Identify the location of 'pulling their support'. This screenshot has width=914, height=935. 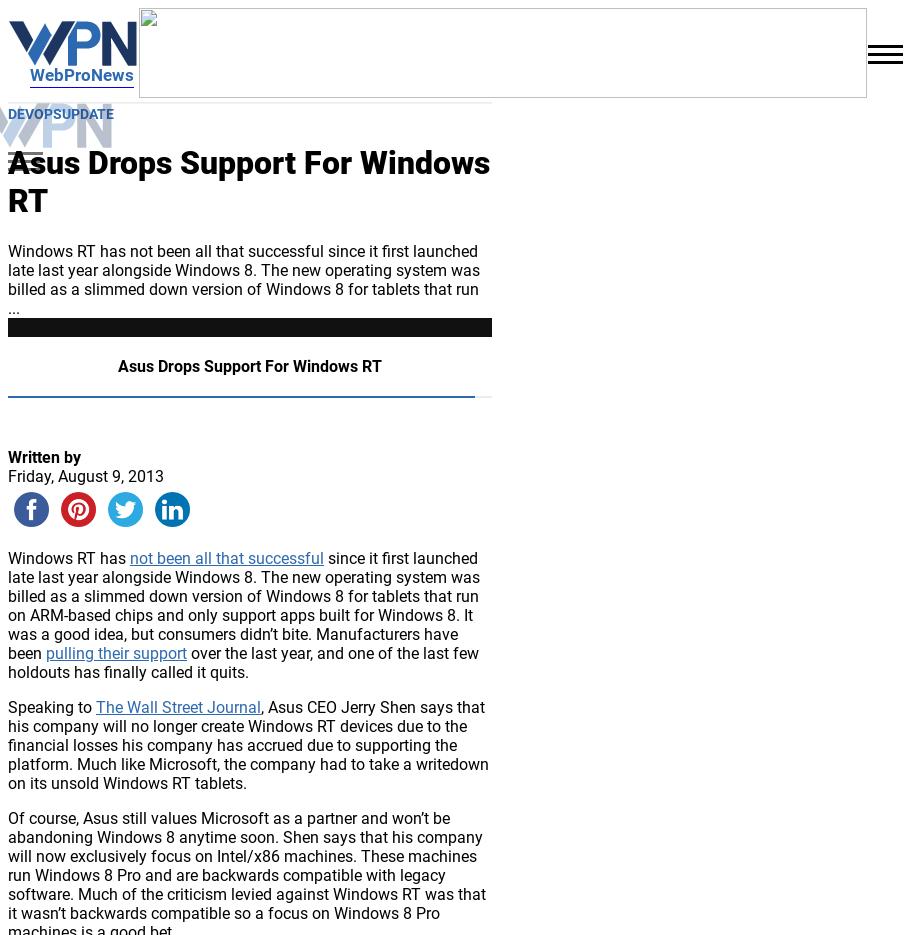
(116, 652).